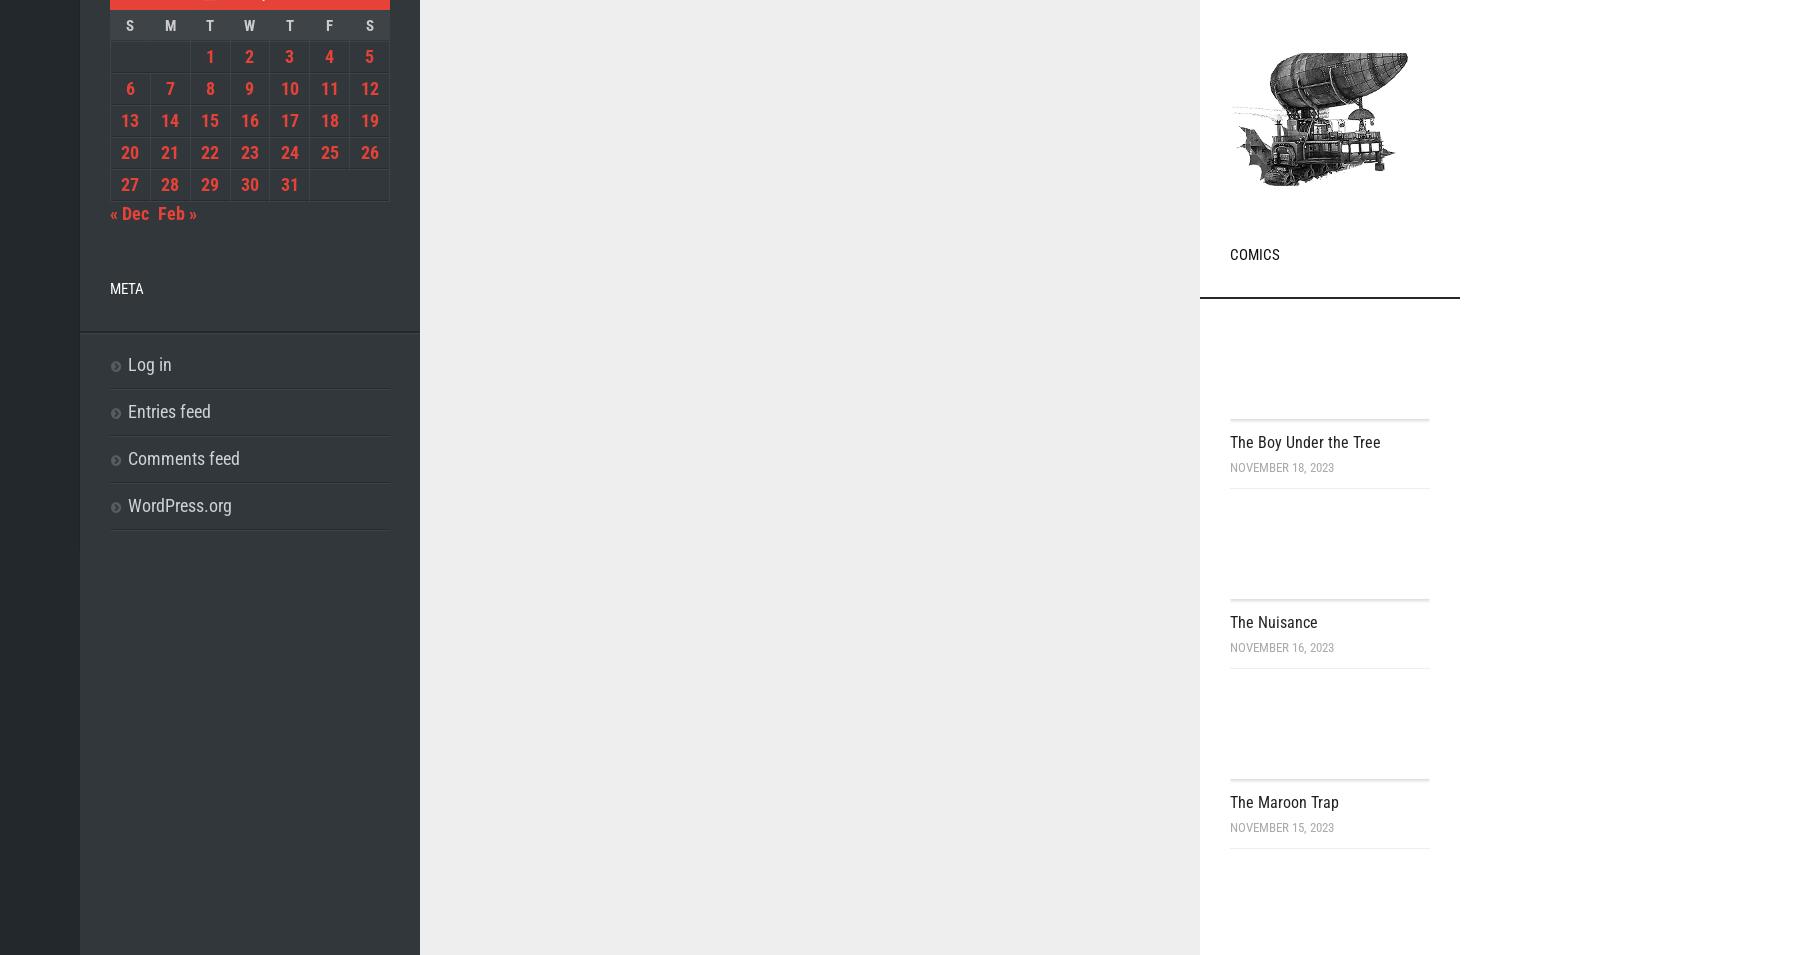  What do you see at coordinates (283, 55) in the screenshot?
I see `'3'` at bounding box center [283, 55].